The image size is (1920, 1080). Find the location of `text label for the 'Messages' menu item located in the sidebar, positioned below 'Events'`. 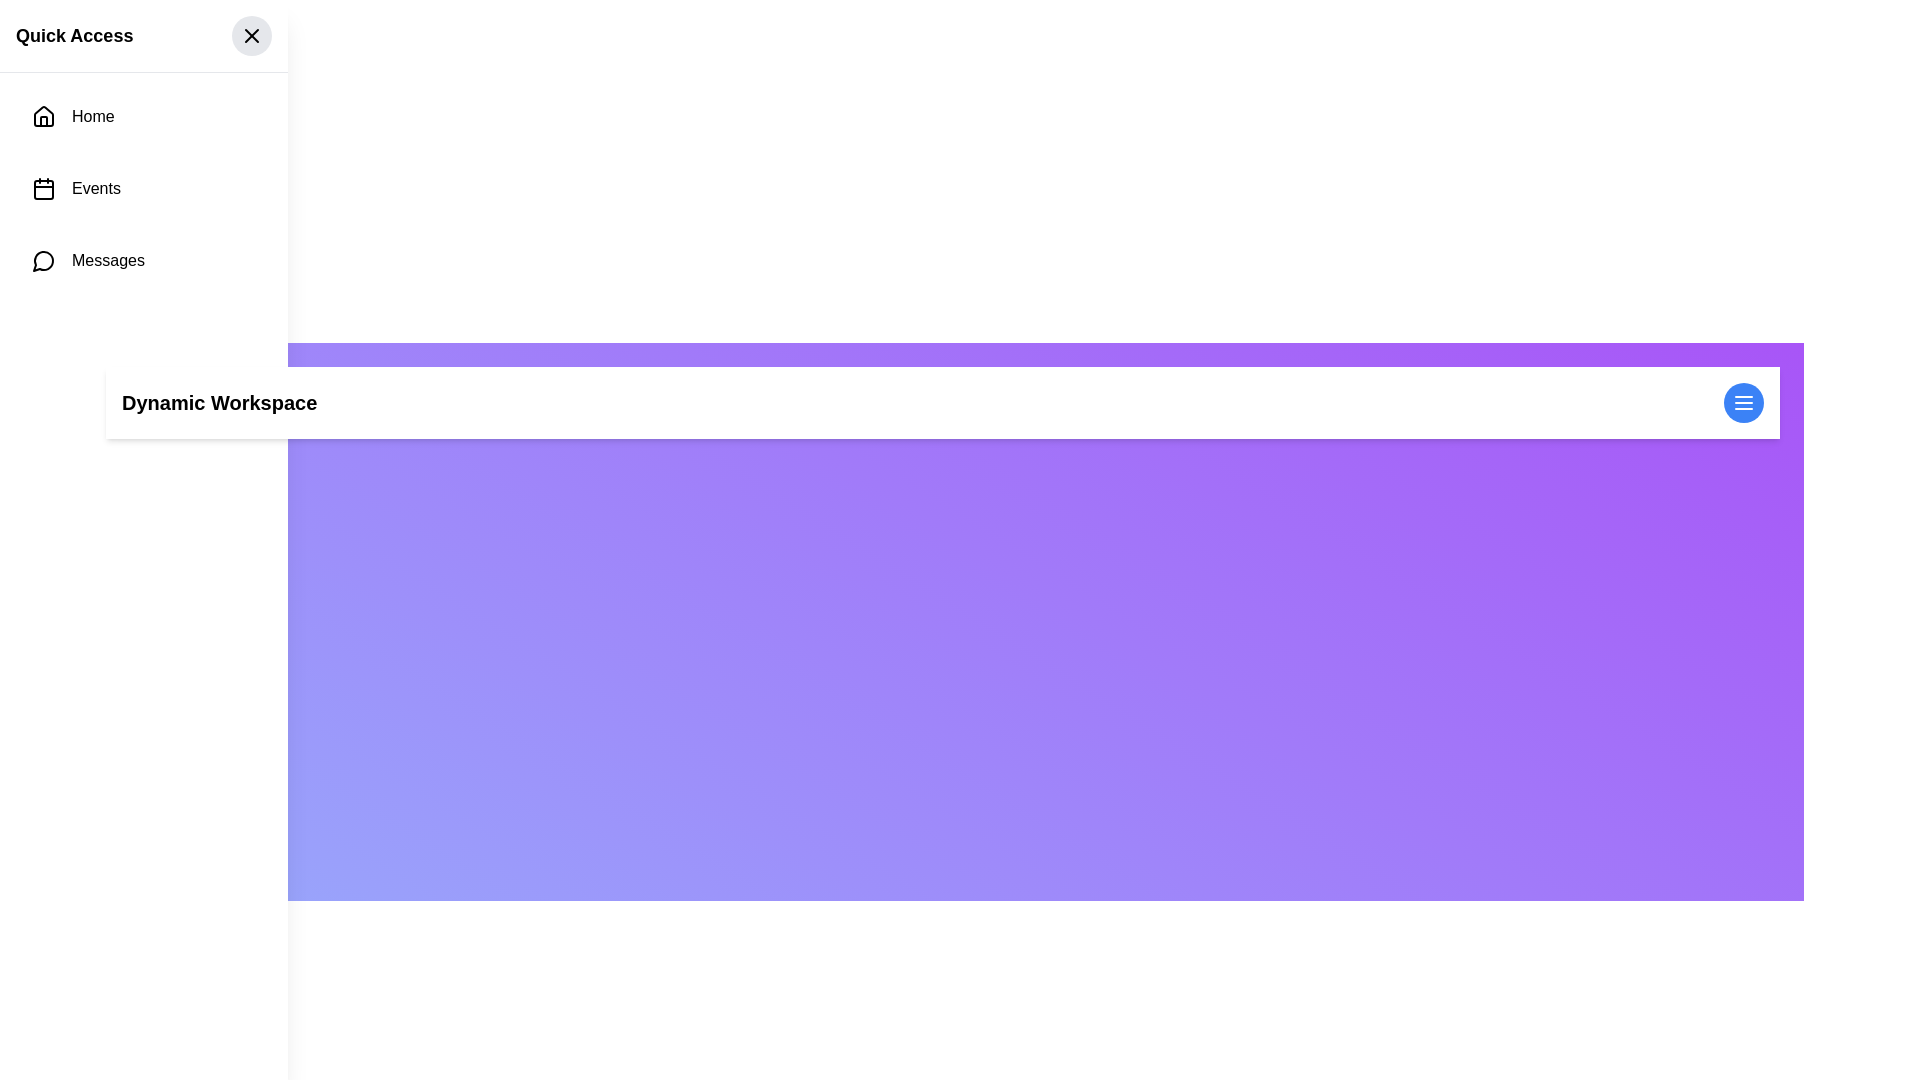

text label for the 'Messages' menu item located in the sidebar, positioned below 'Events' is located at coordinates (107, 260).